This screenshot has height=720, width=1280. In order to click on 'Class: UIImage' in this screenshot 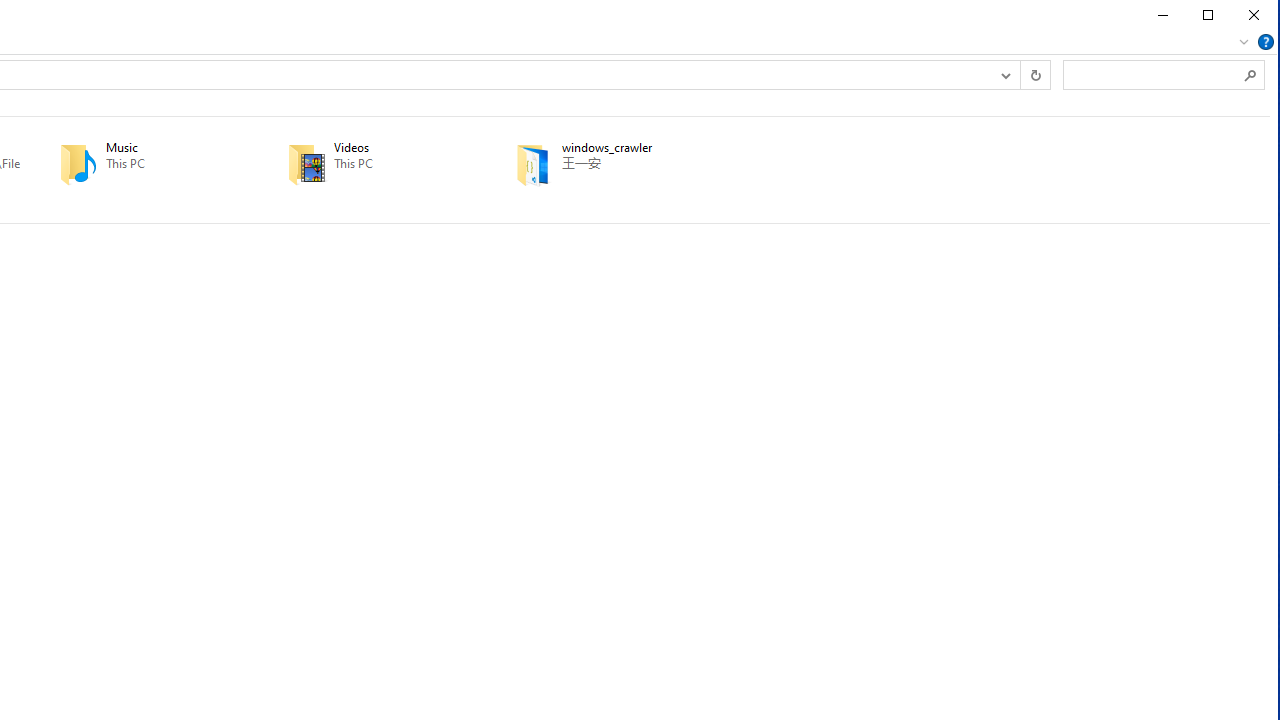, I will do `click(535, 162)`.